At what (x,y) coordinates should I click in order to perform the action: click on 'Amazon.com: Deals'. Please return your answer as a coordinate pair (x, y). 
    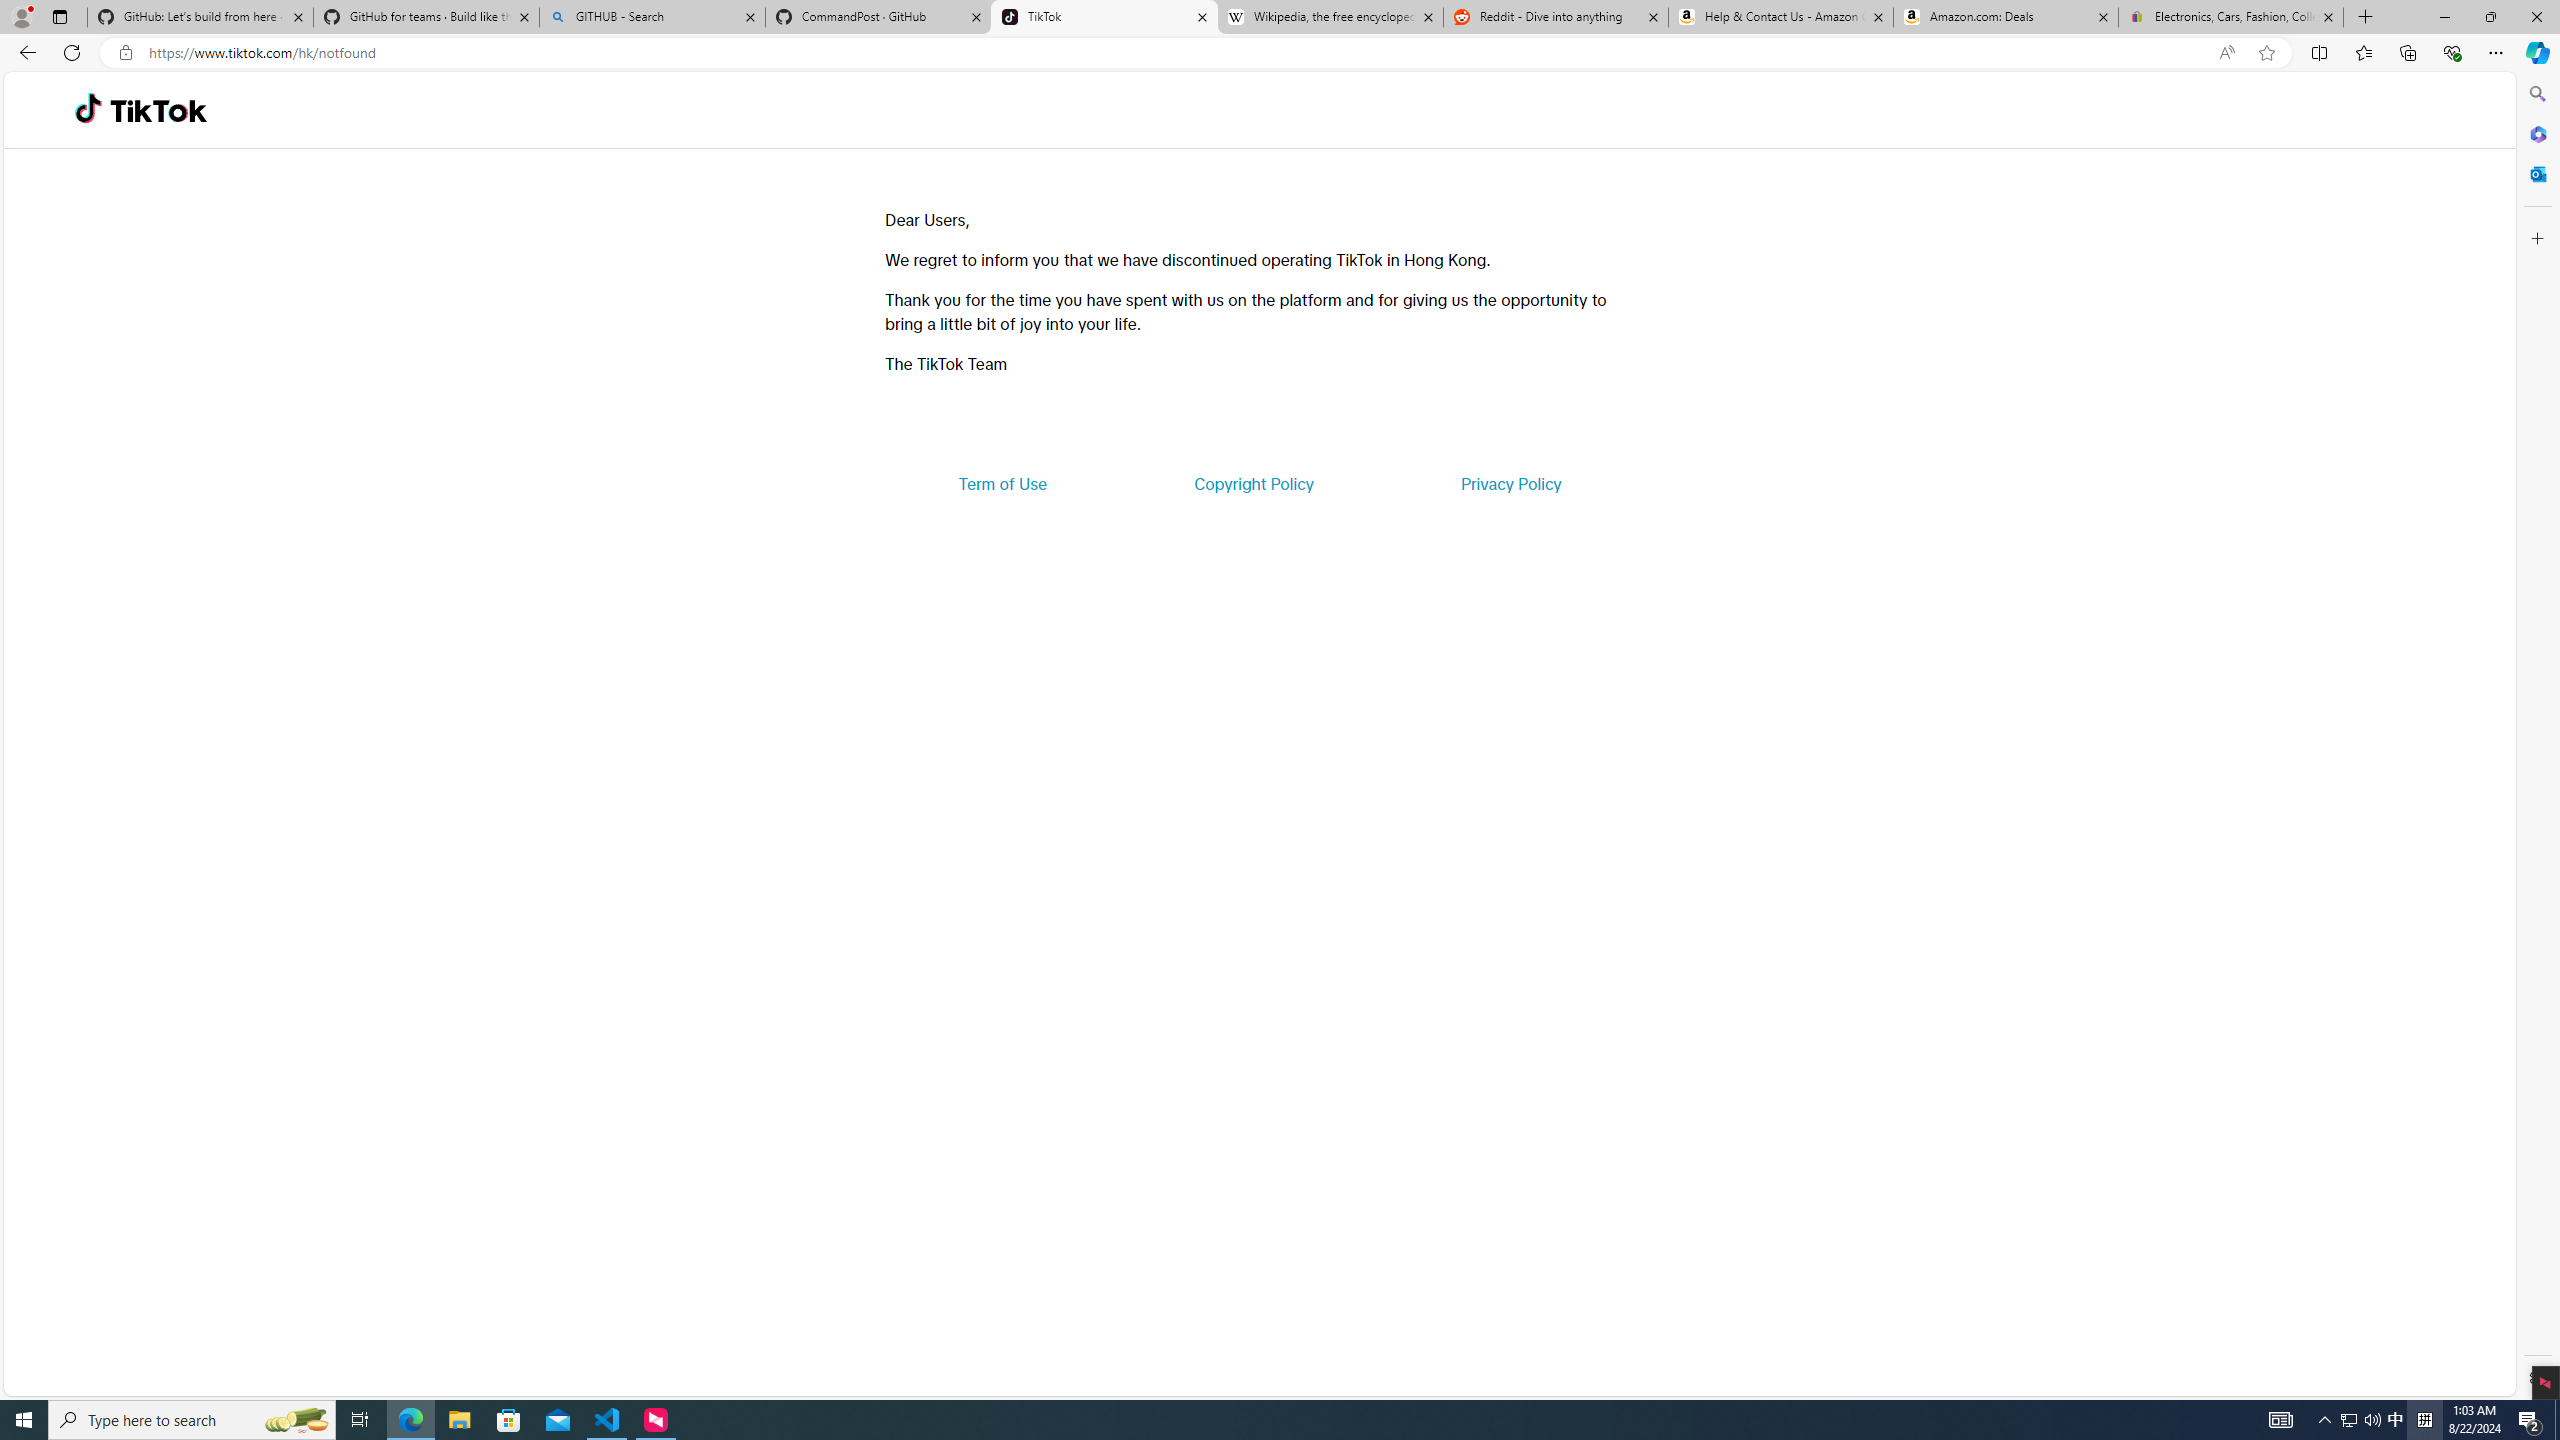
    Looking at the image, I should click on (2005, 16).